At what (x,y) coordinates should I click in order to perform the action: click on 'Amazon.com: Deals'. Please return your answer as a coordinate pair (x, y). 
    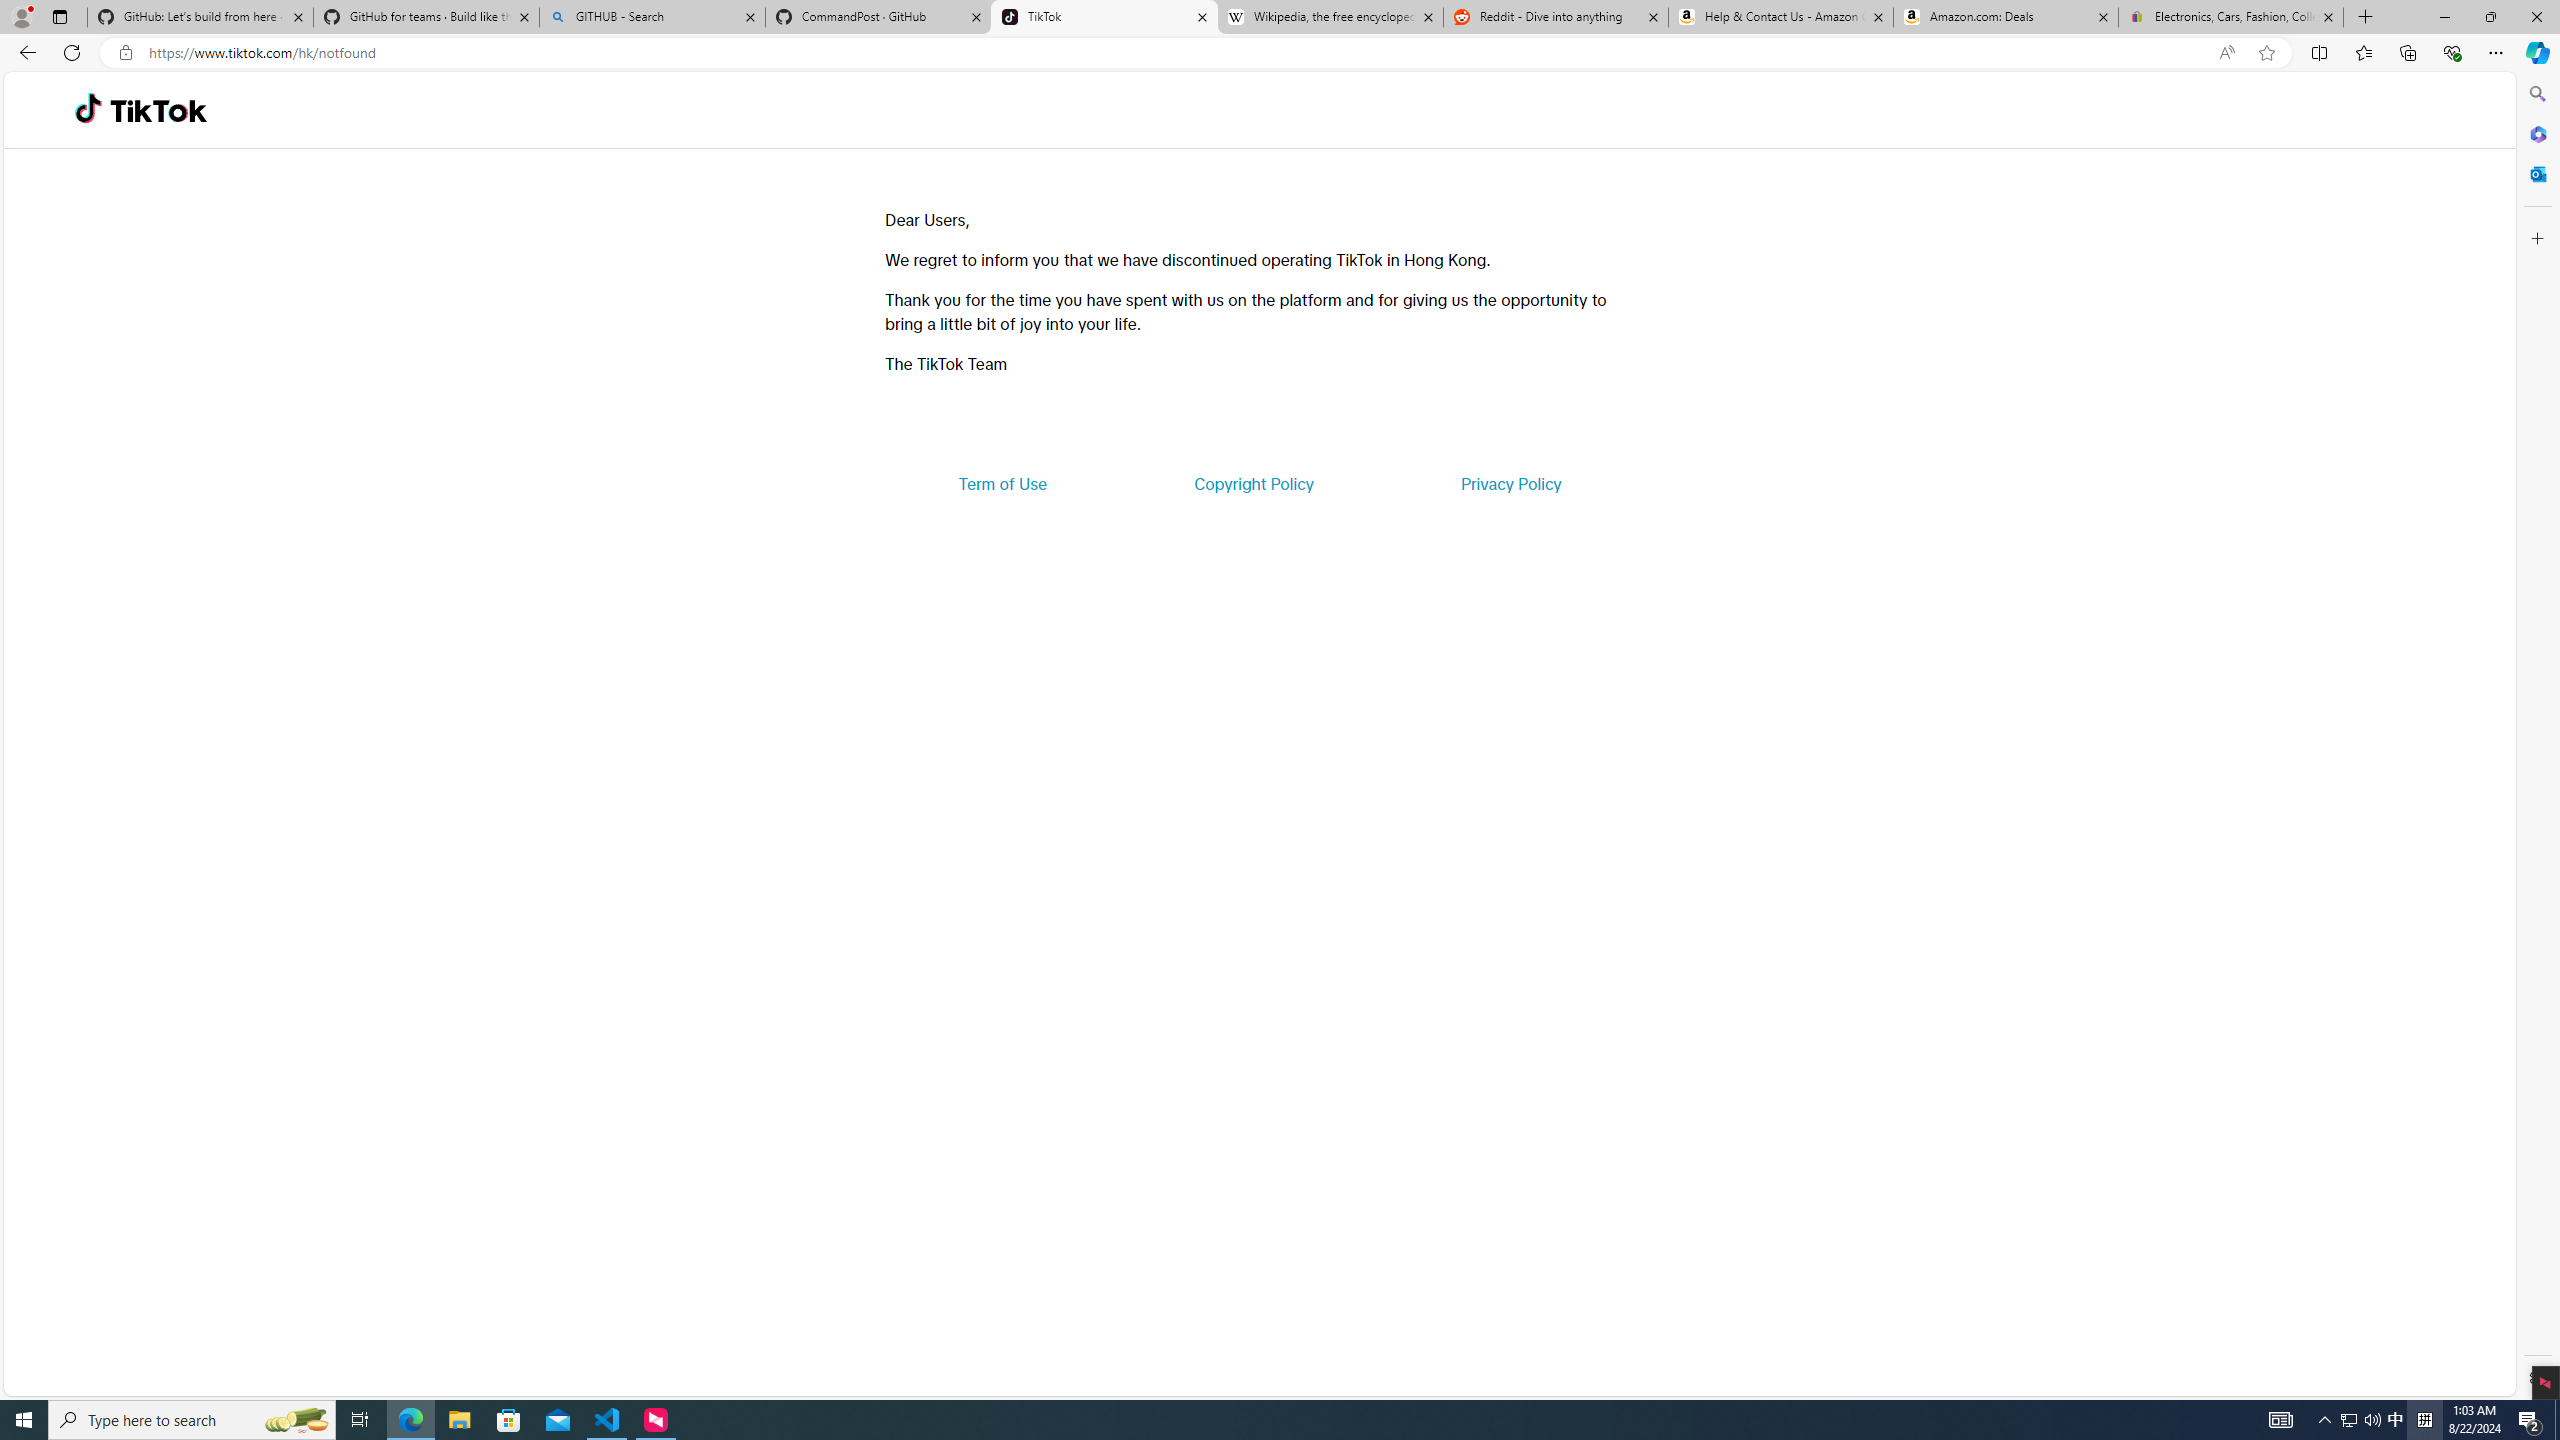
    Looking at the image, I should click on (2005, 16).